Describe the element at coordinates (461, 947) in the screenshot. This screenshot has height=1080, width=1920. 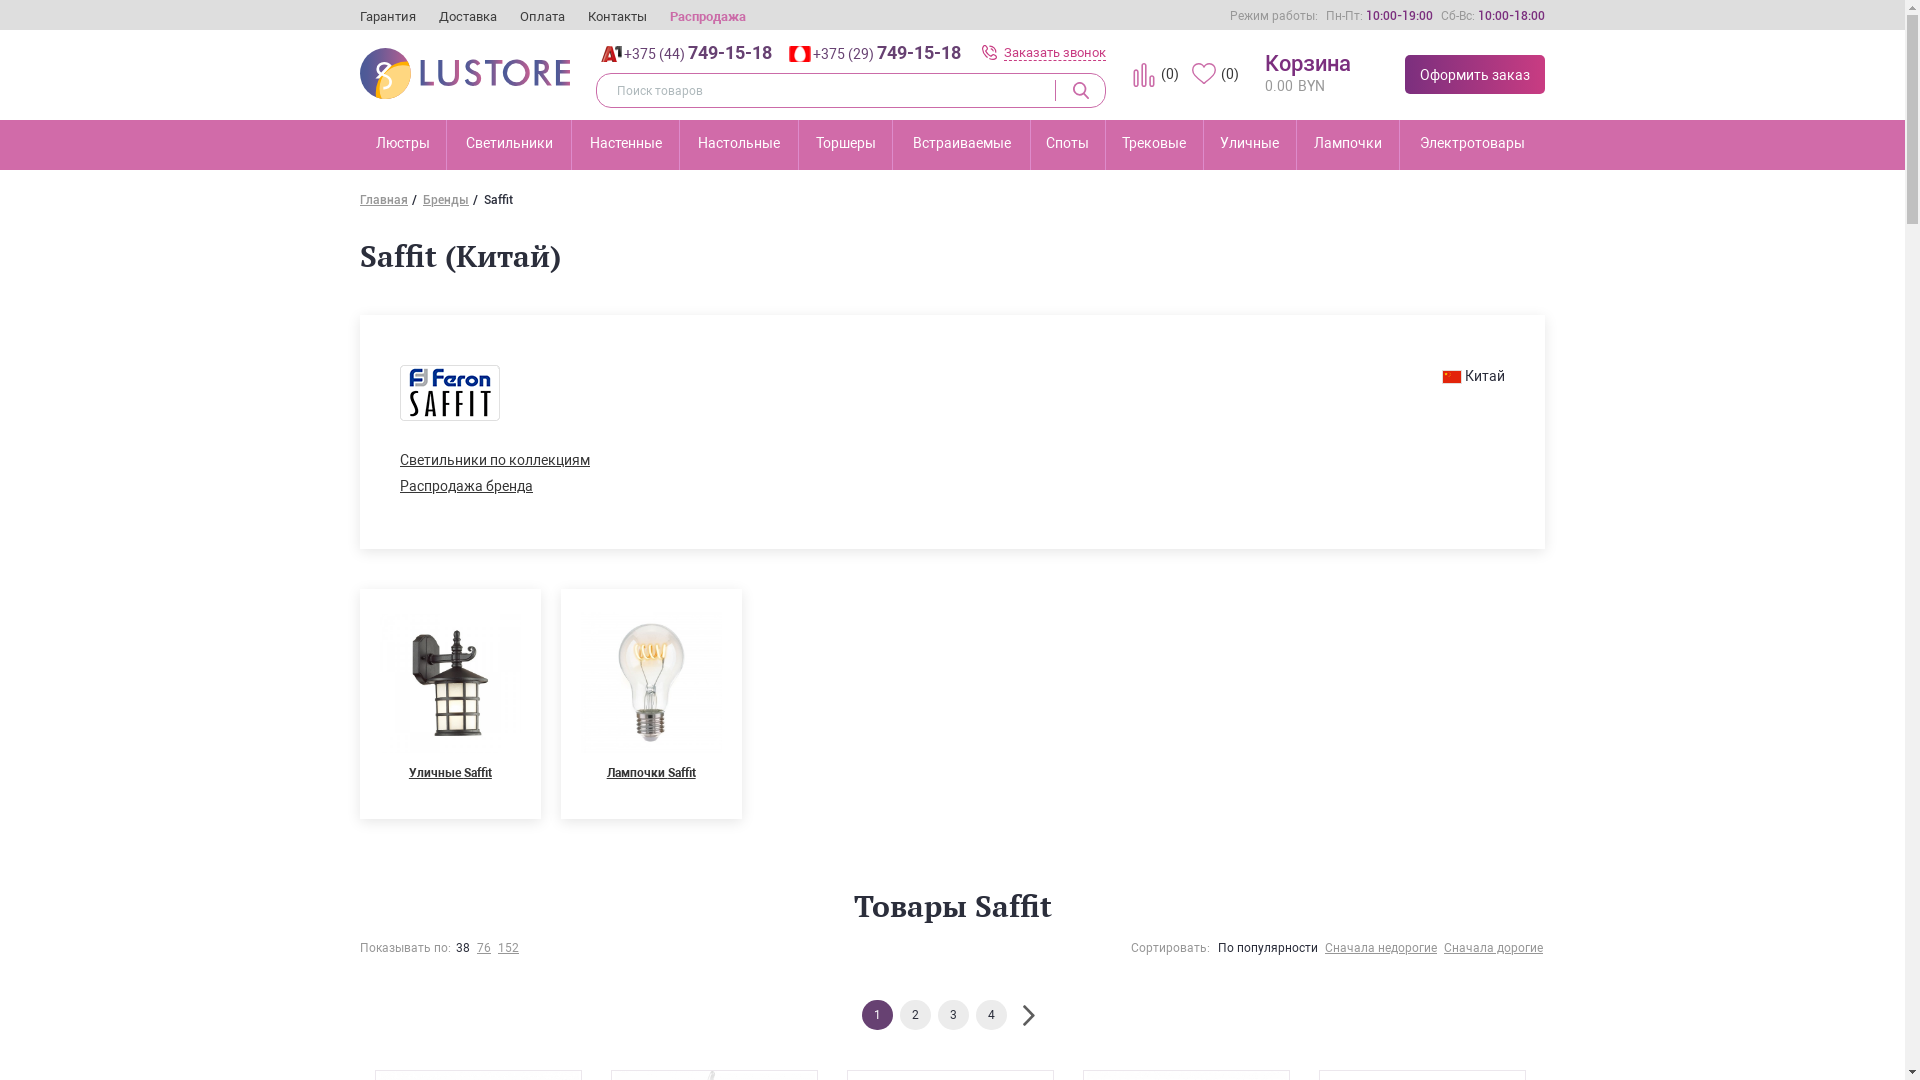
I see `'38'` at that location.